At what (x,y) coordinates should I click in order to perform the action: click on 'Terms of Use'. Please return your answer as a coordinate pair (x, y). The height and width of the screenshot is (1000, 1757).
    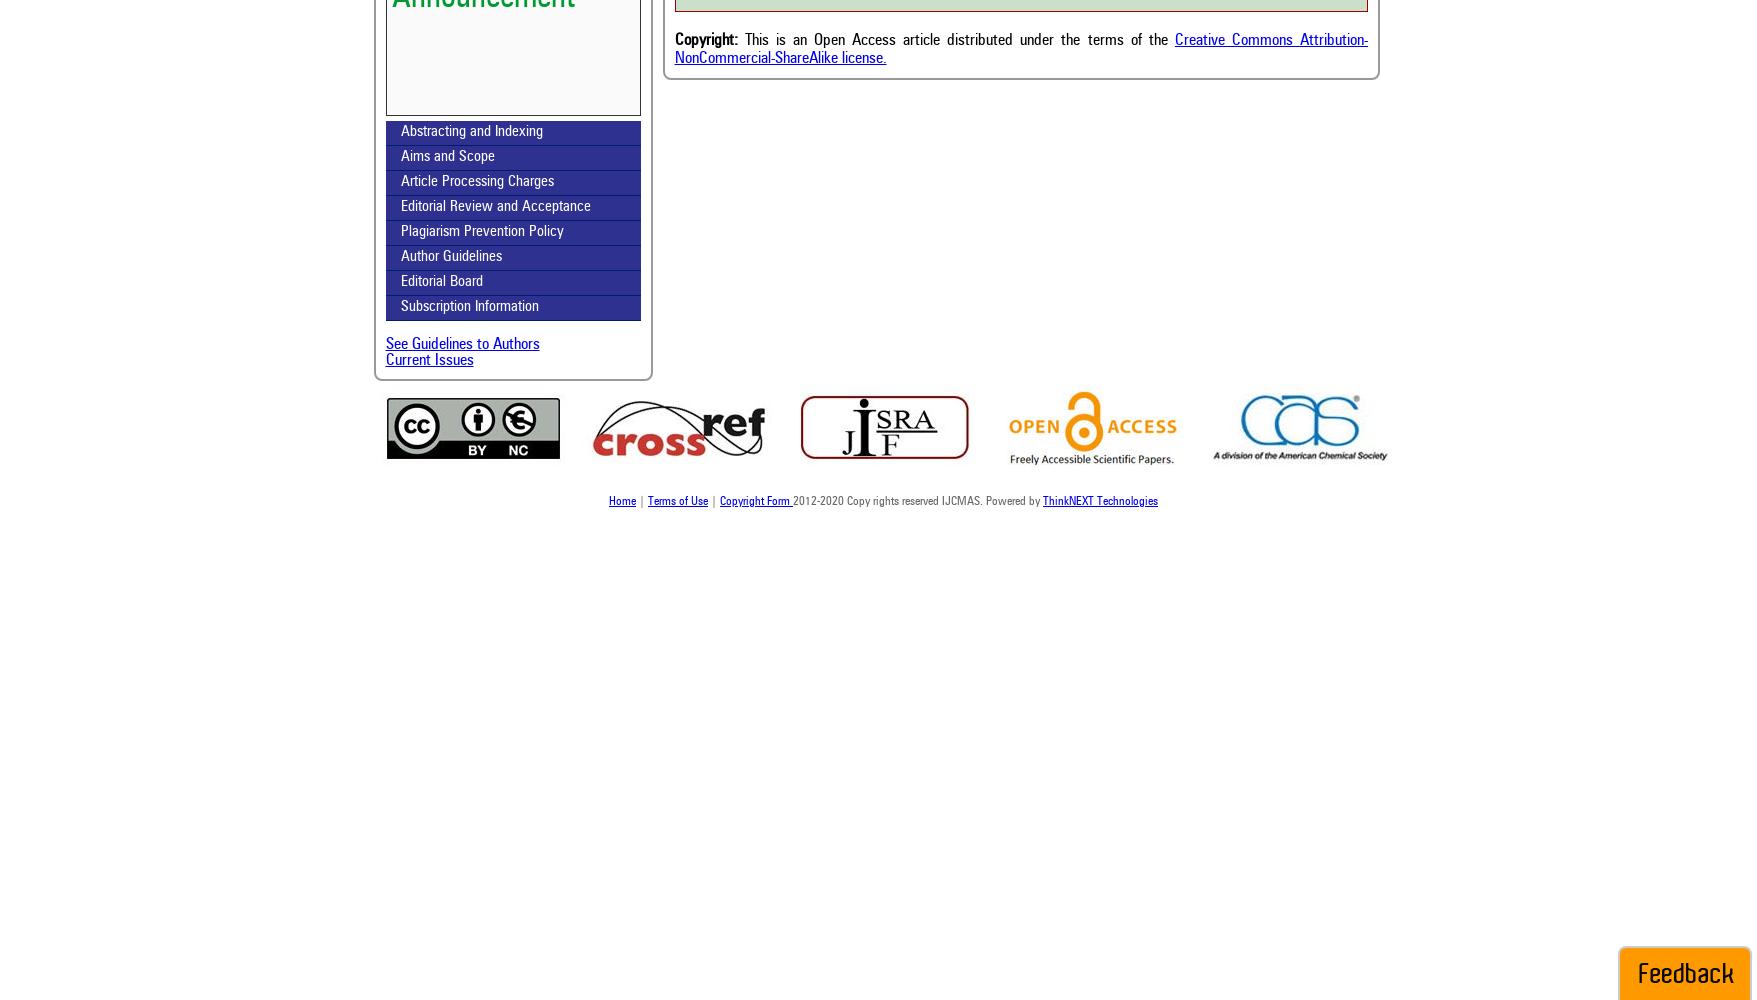
    Looking at the image, I should click on (646, 502).